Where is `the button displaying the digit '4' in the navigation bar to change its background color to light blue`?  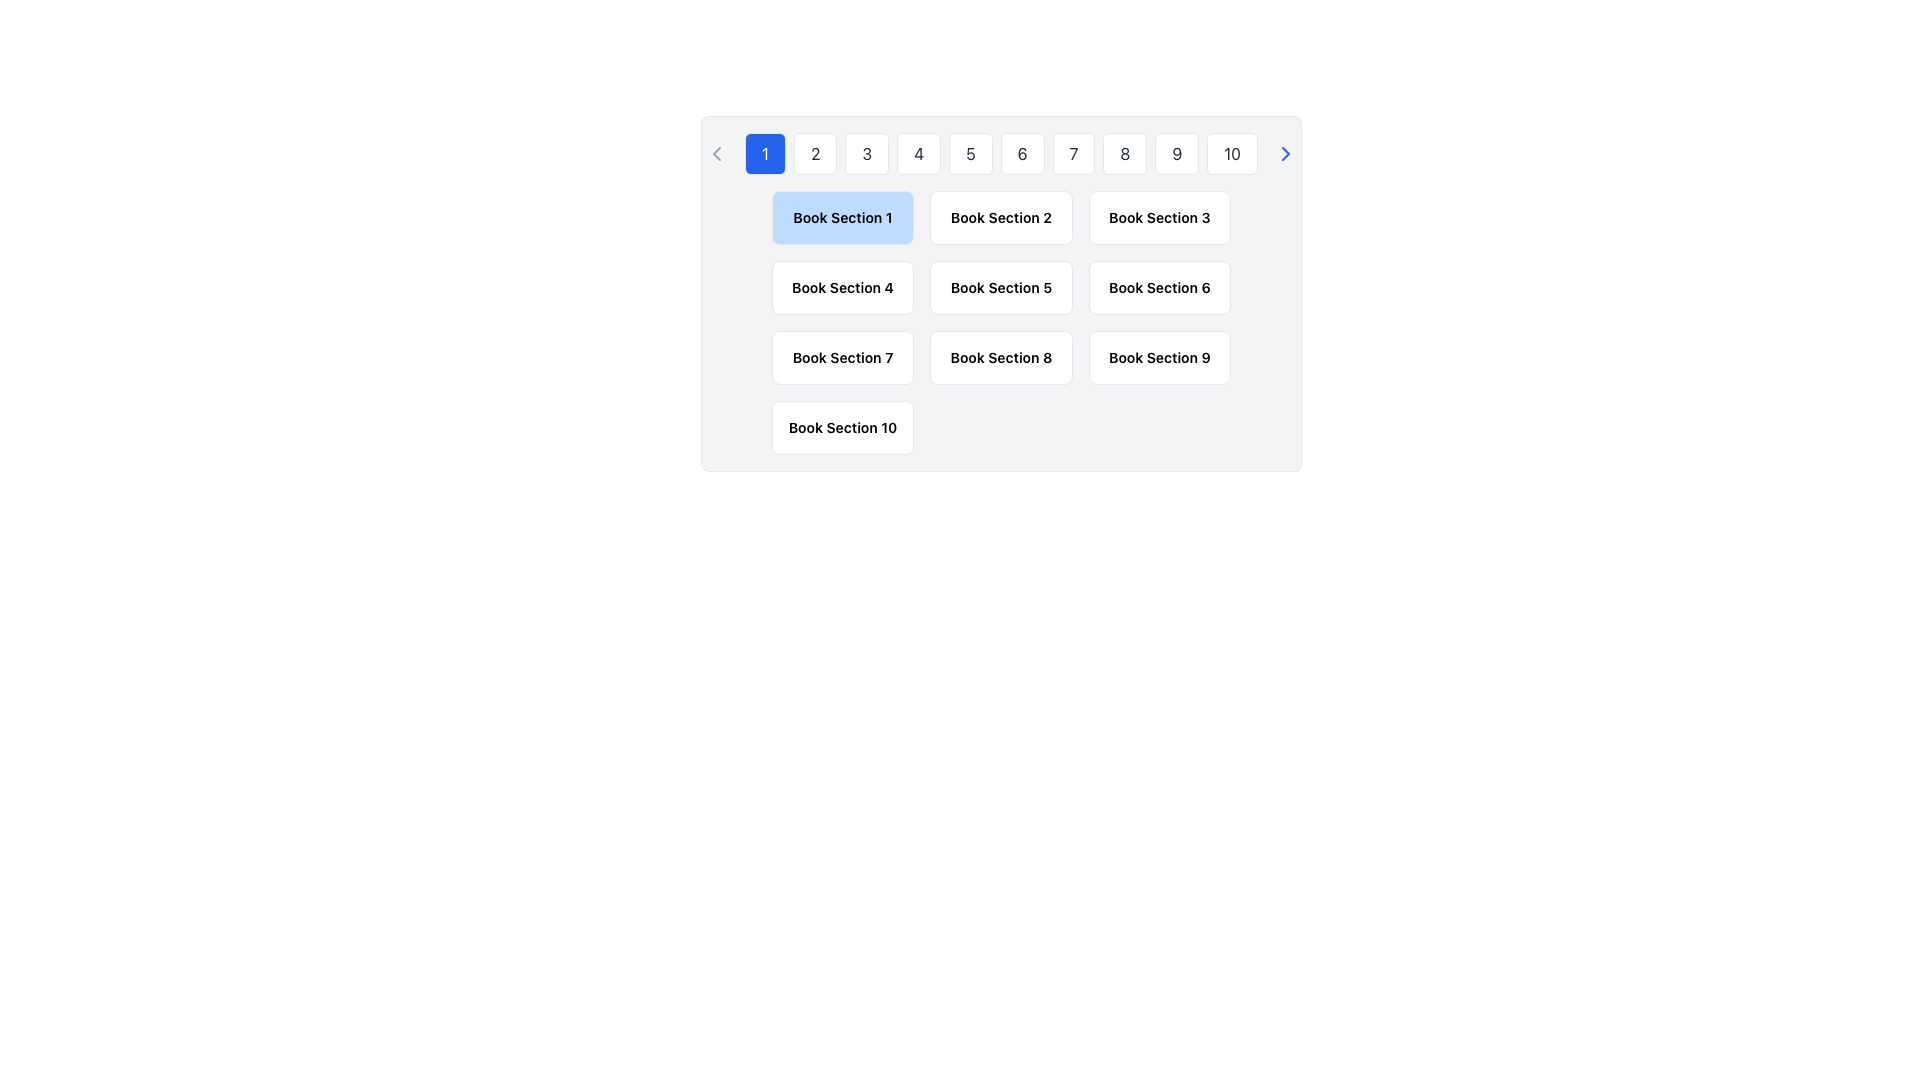
the button displaying the digit '4' in the navigation bar to change its background color to light blue is located at coordinates (918, 153).